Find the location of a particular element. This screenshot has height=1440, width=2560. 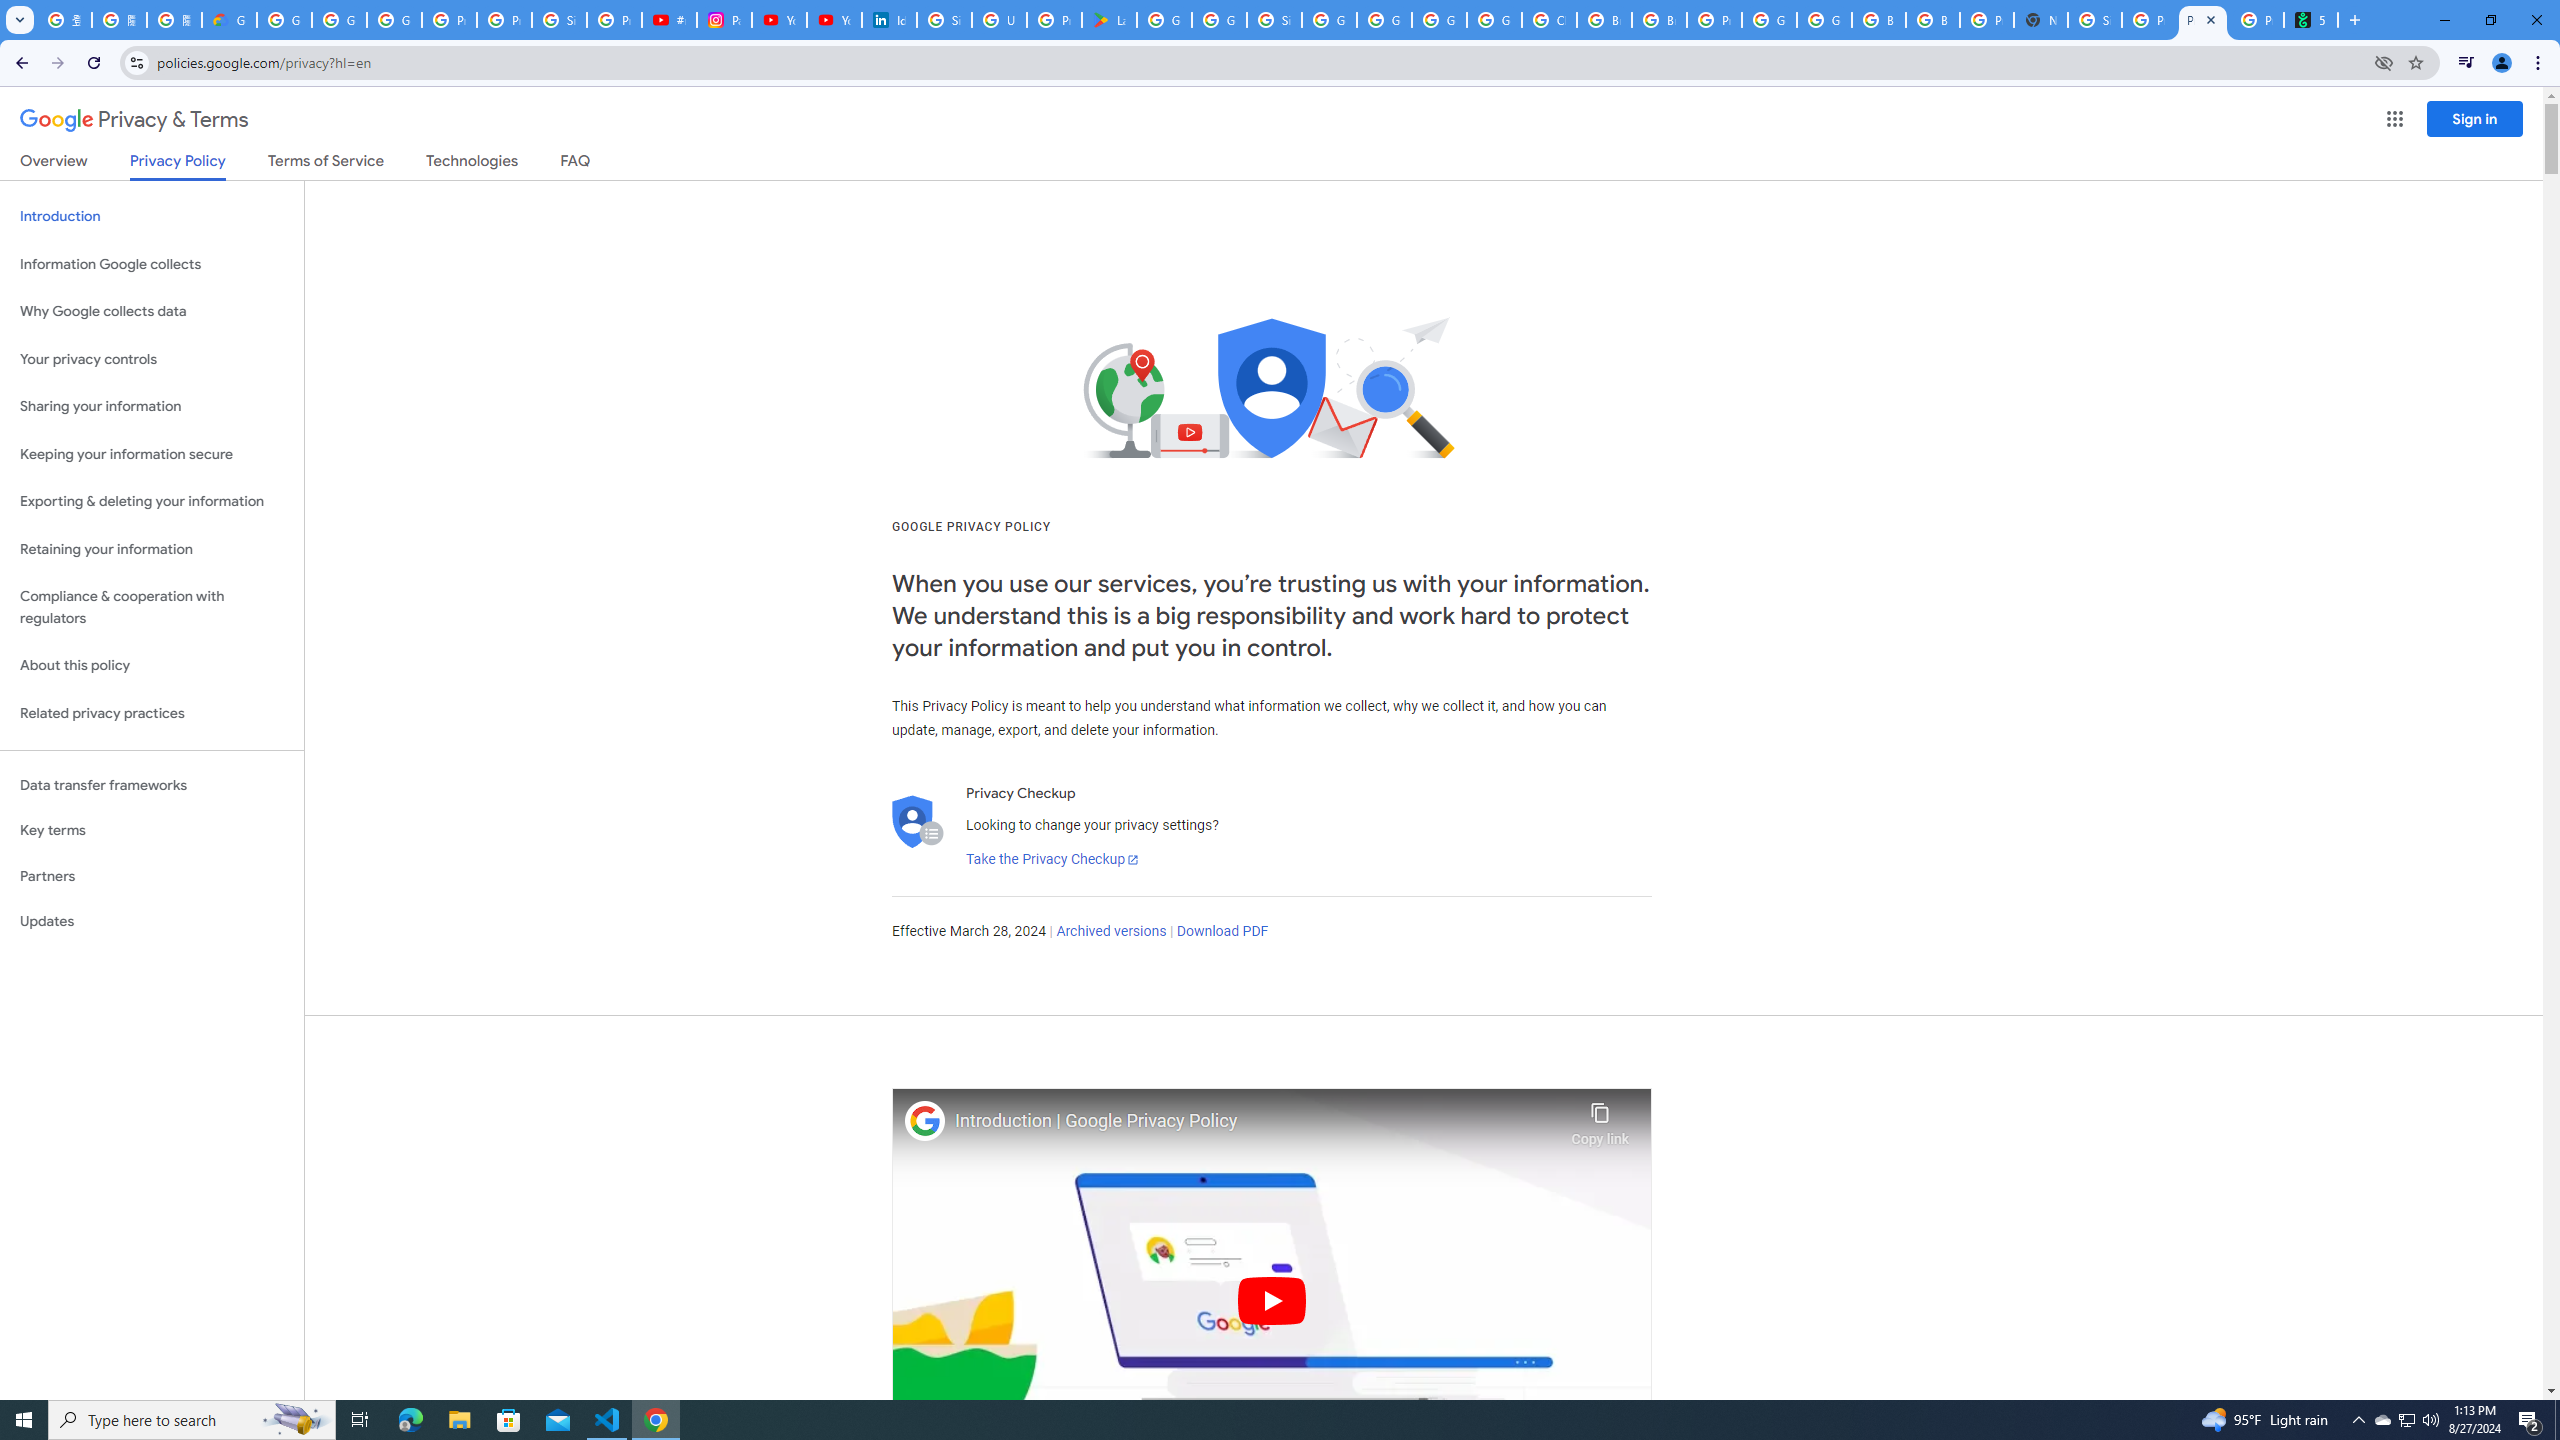

'YouTube Culture & Trends - YouTube Top 10, 2021' is located at coordinates (833, 19).